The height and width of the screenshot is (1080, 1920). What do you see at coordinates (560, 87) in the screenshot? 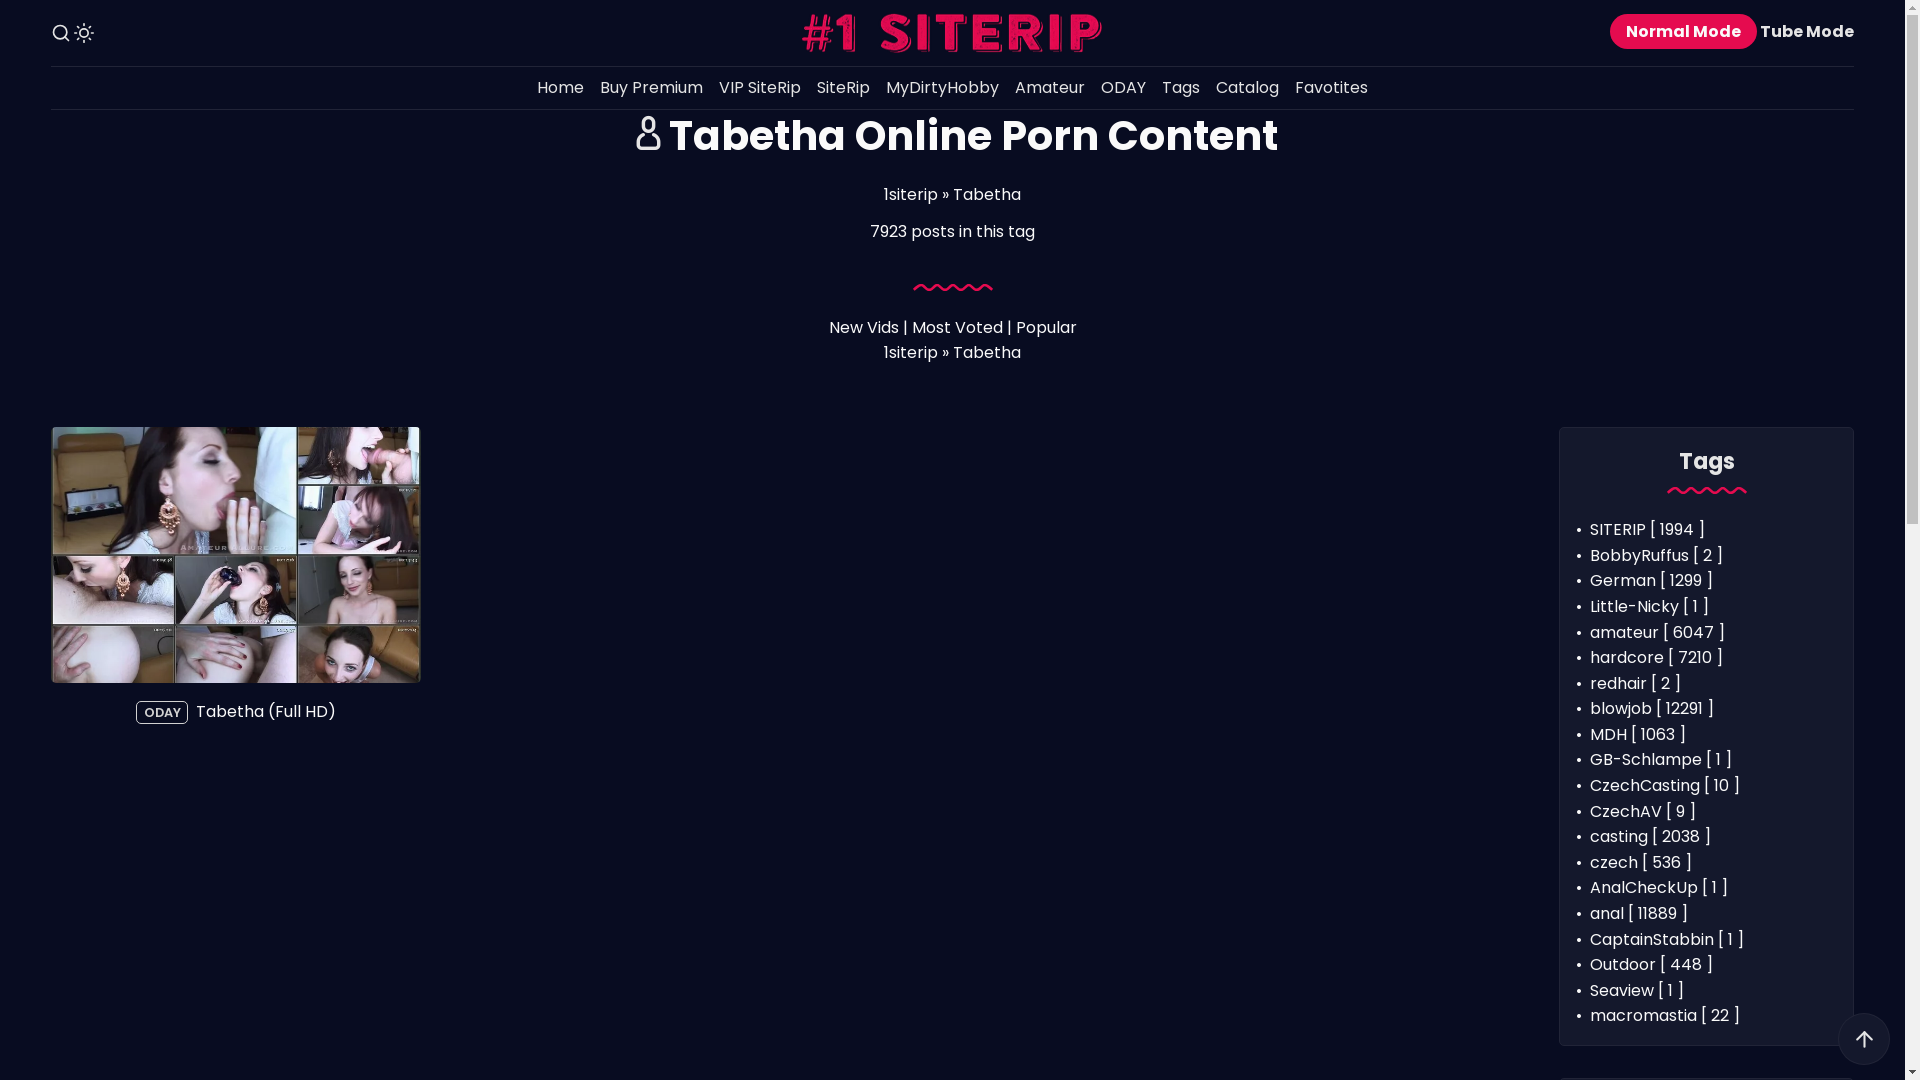
I see `'Home'` at bounding box center [560, 87].